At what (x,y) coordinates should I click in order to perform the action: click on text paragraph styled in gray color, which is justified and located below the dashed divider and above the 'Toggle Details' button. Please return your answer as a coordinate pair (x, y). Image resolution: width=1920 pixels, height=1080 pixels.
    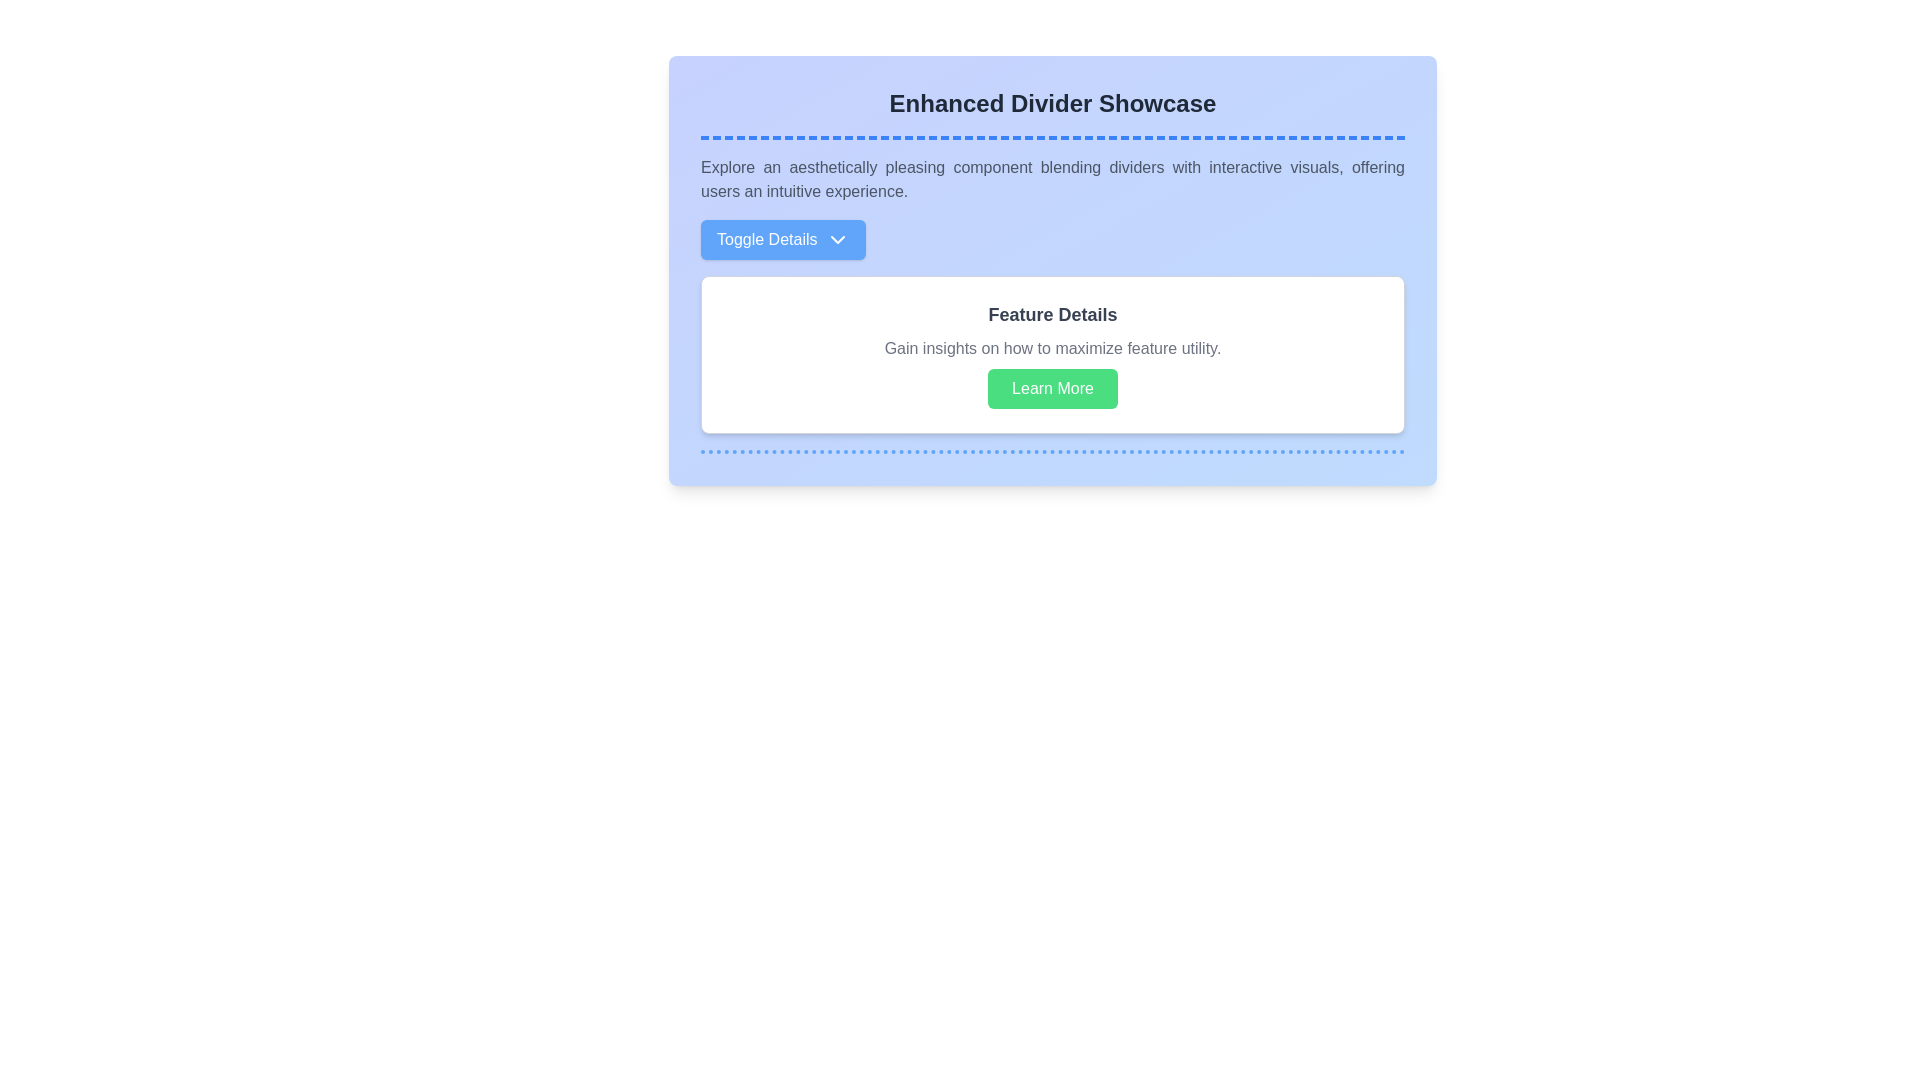
    Looking at the image, I should click on (1051, 180).